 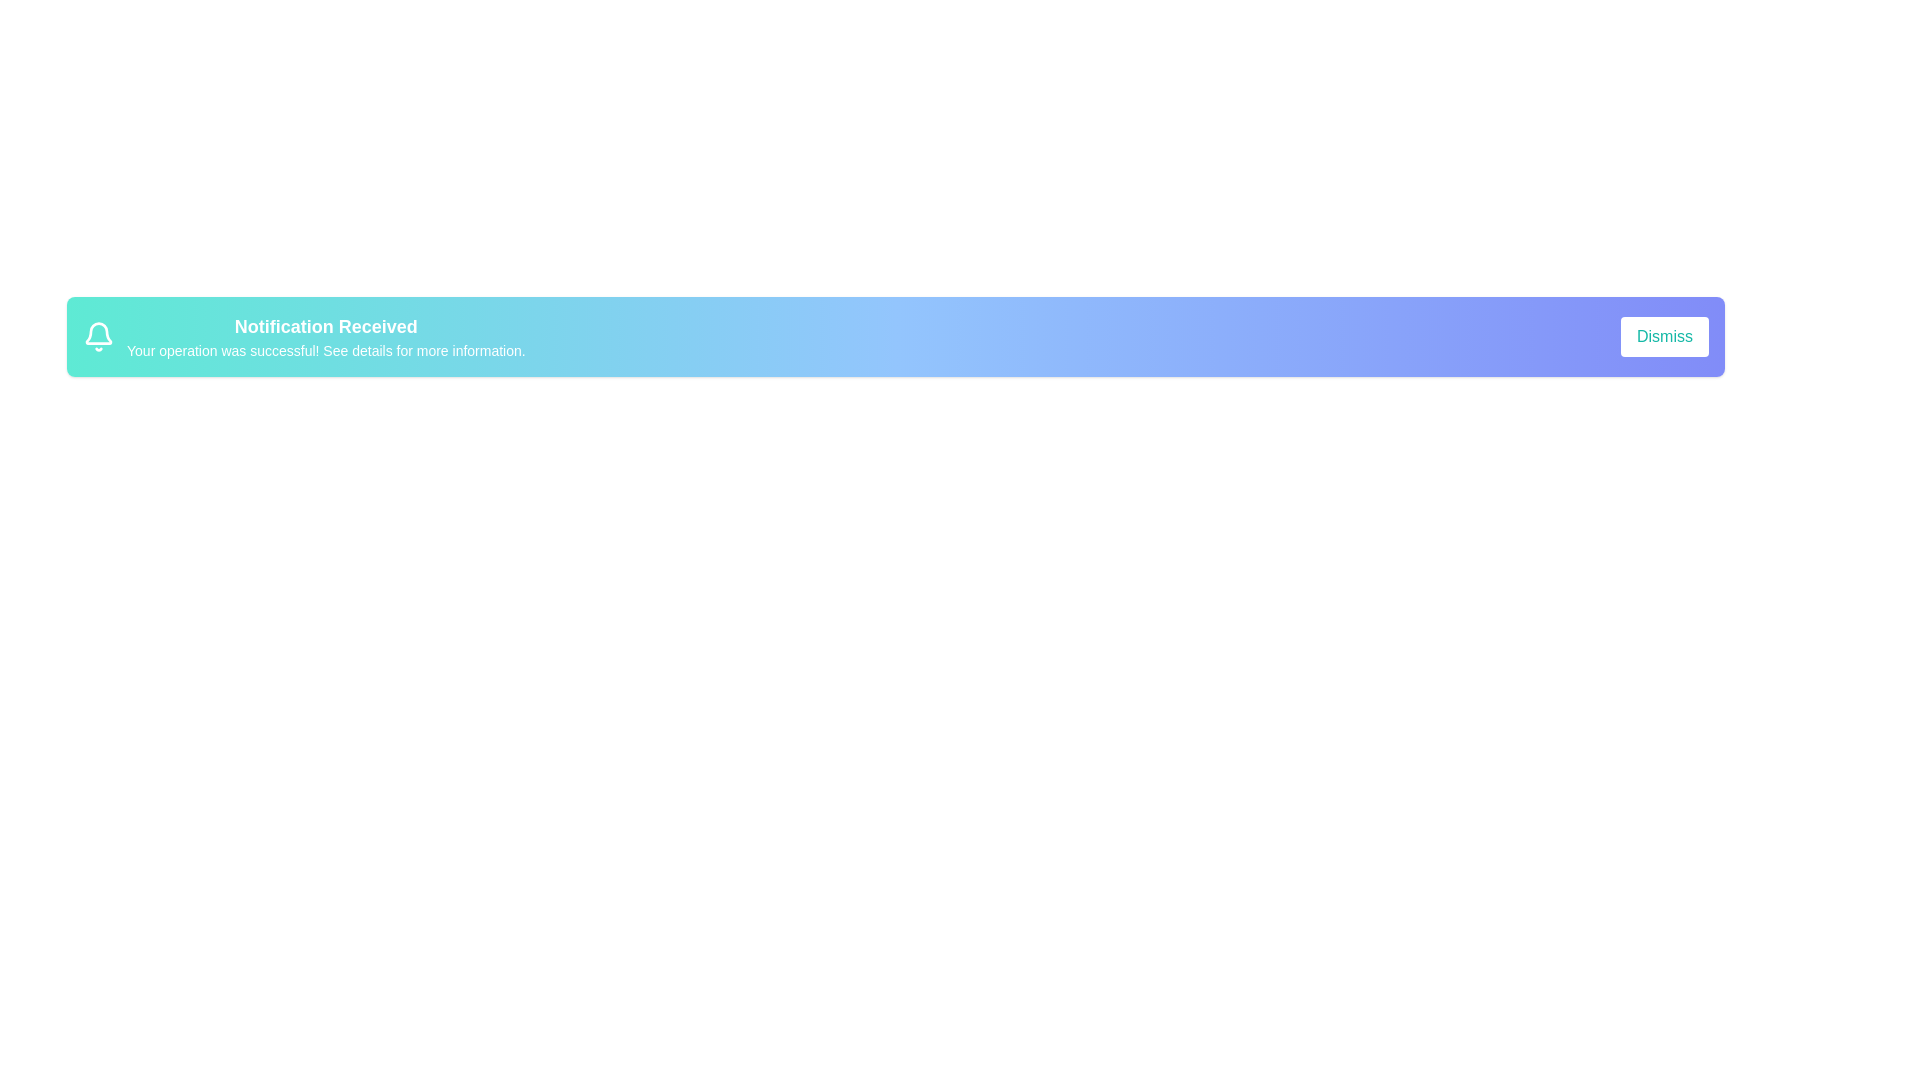 I want to click on the 'Dismiss' button to dismiss the alert, so click(x=1665, y=335).